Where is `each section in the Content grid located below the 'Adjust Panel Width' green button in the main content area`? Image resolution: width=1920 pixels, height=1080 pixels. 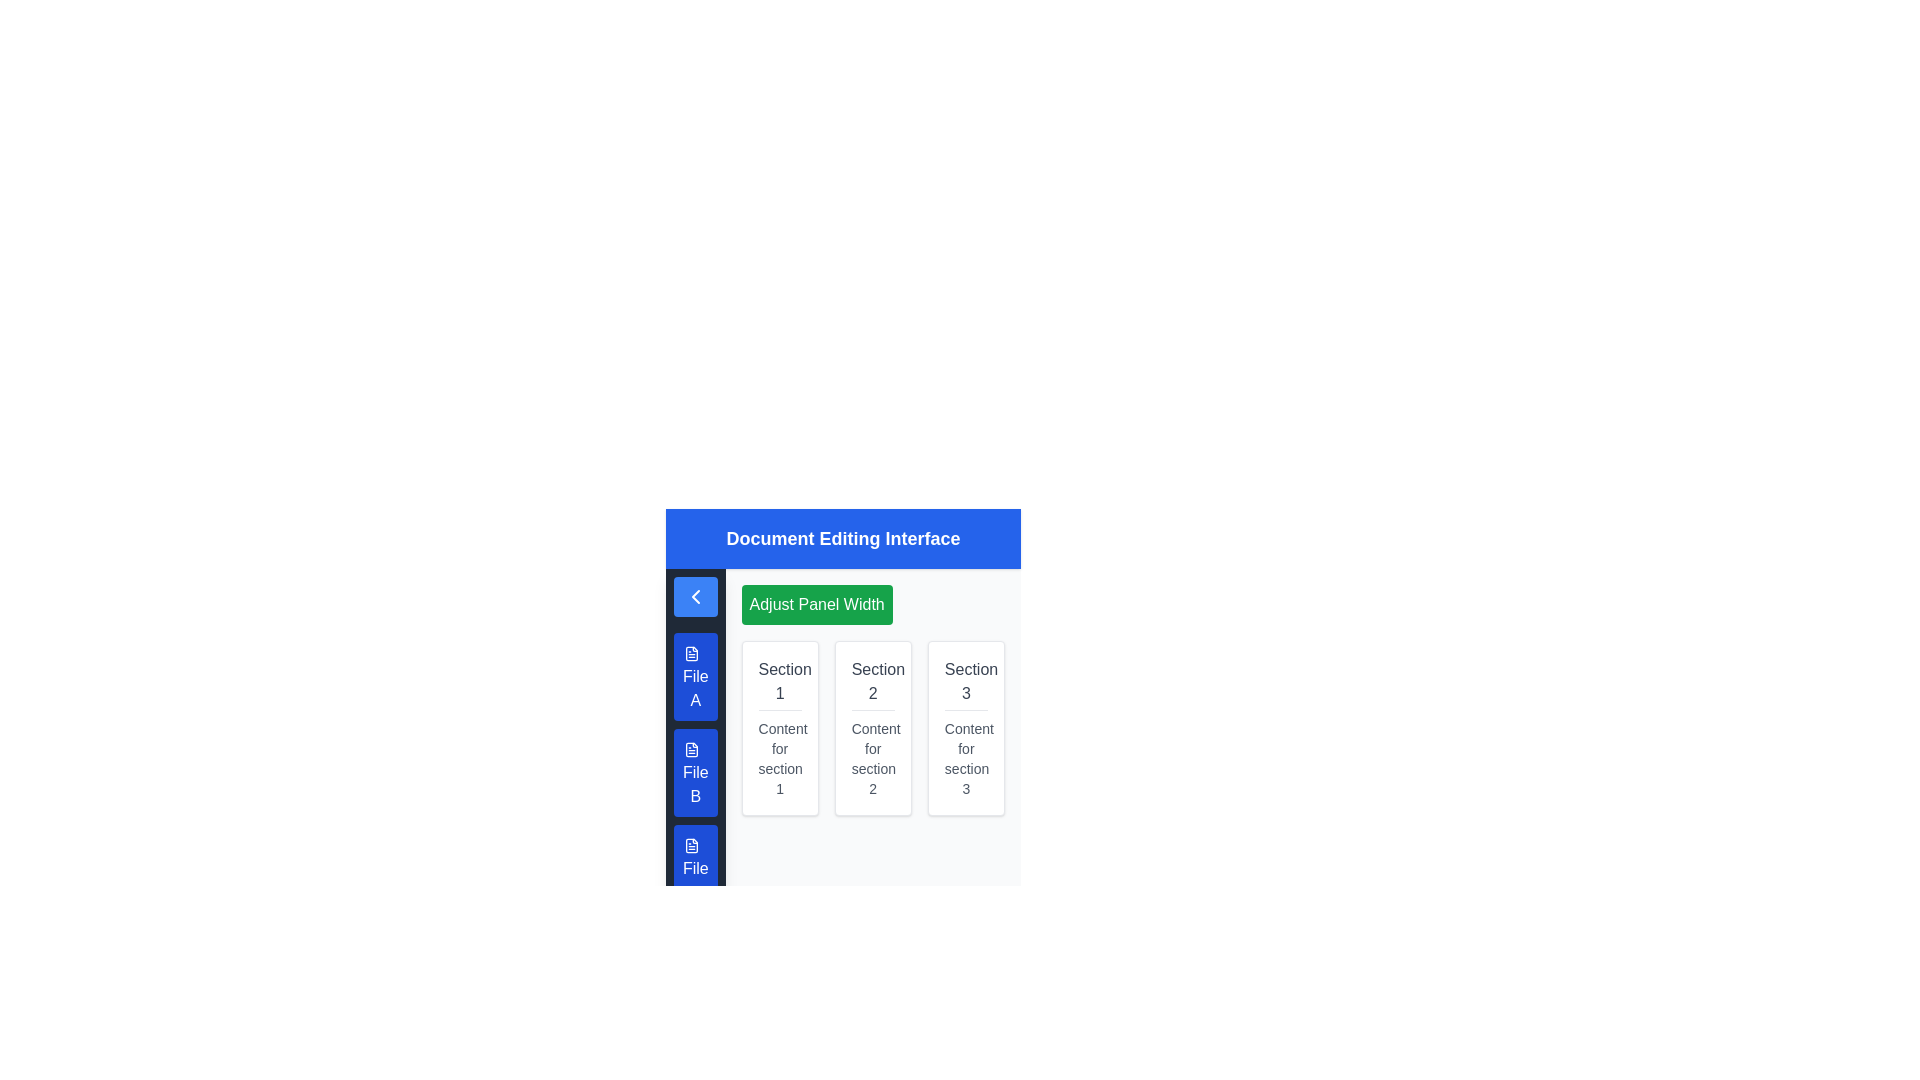 each section in the Content grid located below the 'Adjust Panel Width' green button in the main content area is located at coordinates (873, 728).